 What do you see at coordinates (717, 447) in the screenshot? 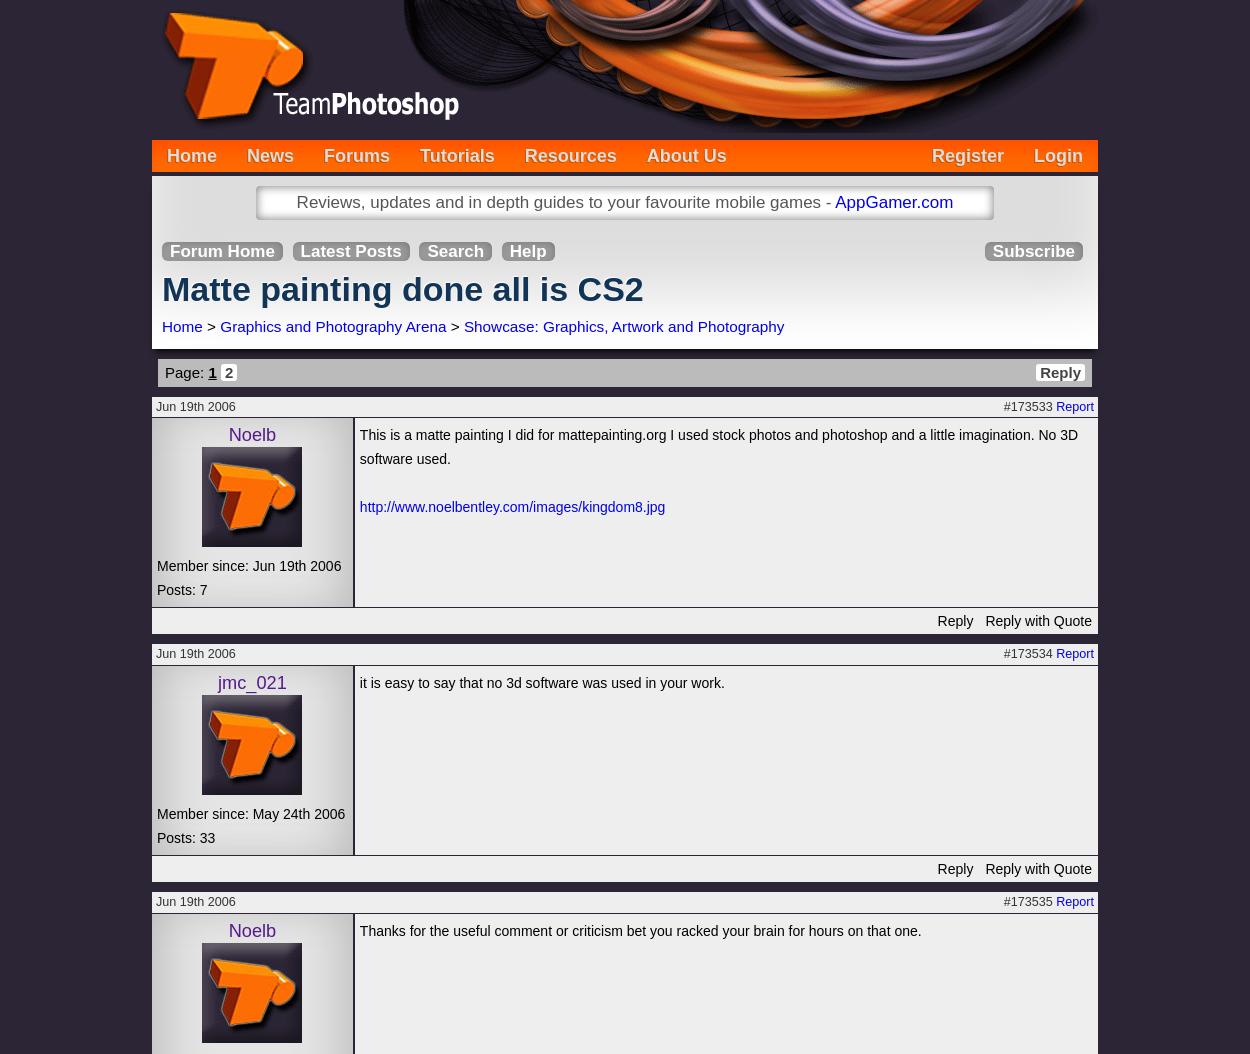
I see `'This is a matte painting I did for mattepainting.org  I used stock photos and photoshop and a little imagination. No 3D software used.'` at bounding box center [717, 447].